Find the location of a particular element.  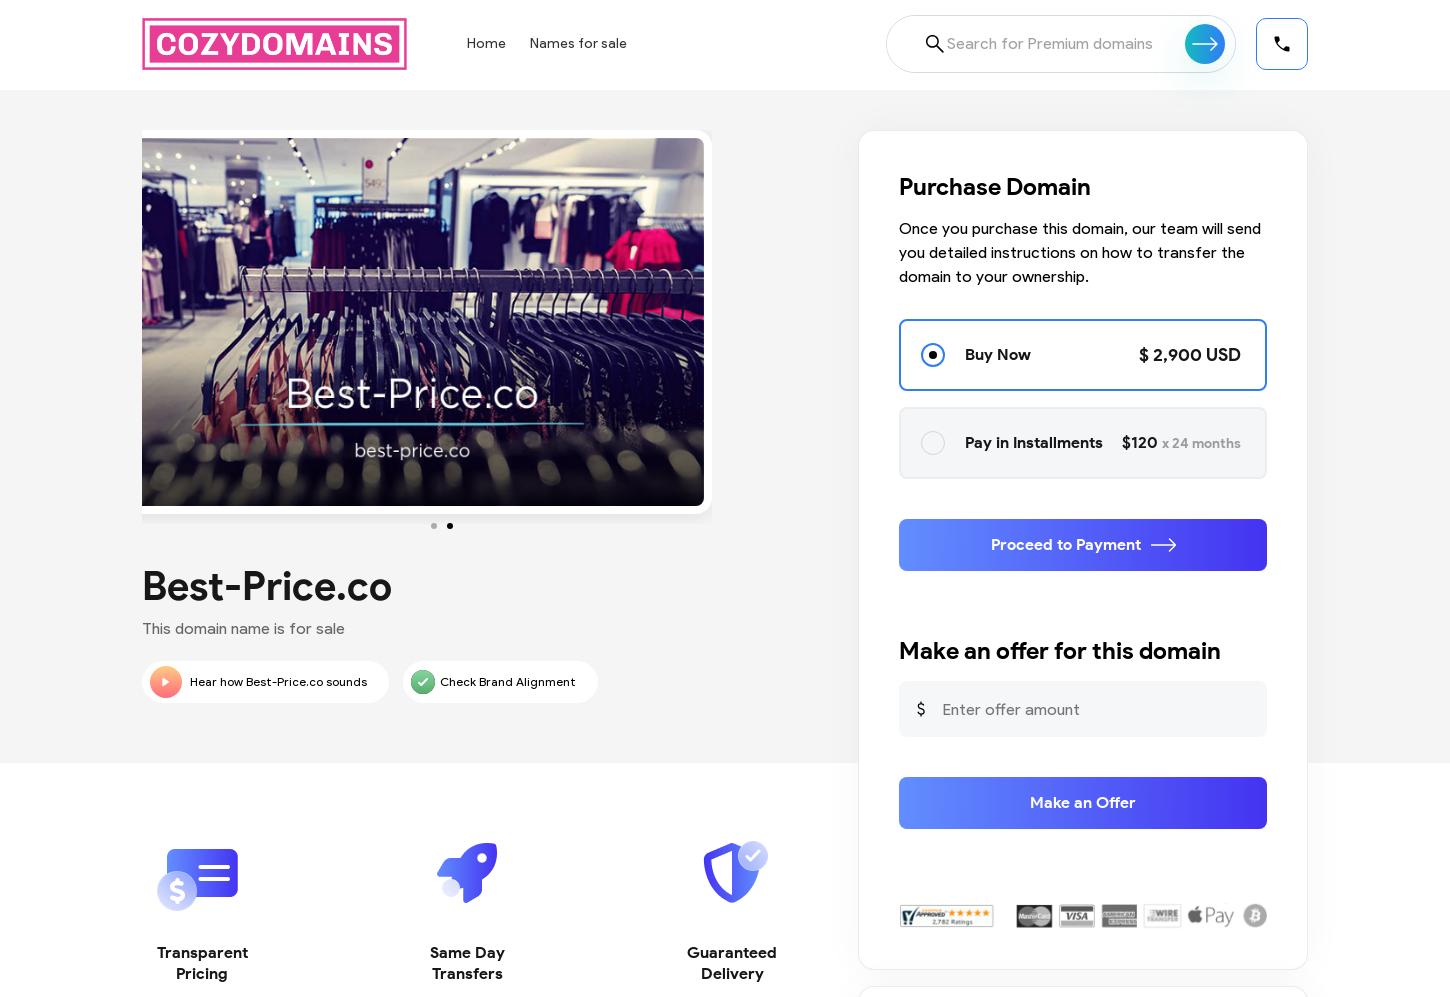

'Once you purchase this domain, our team will send you detailed instructions on how to transfer the domain to your ownership.' is located at coordinates (1079, 251).